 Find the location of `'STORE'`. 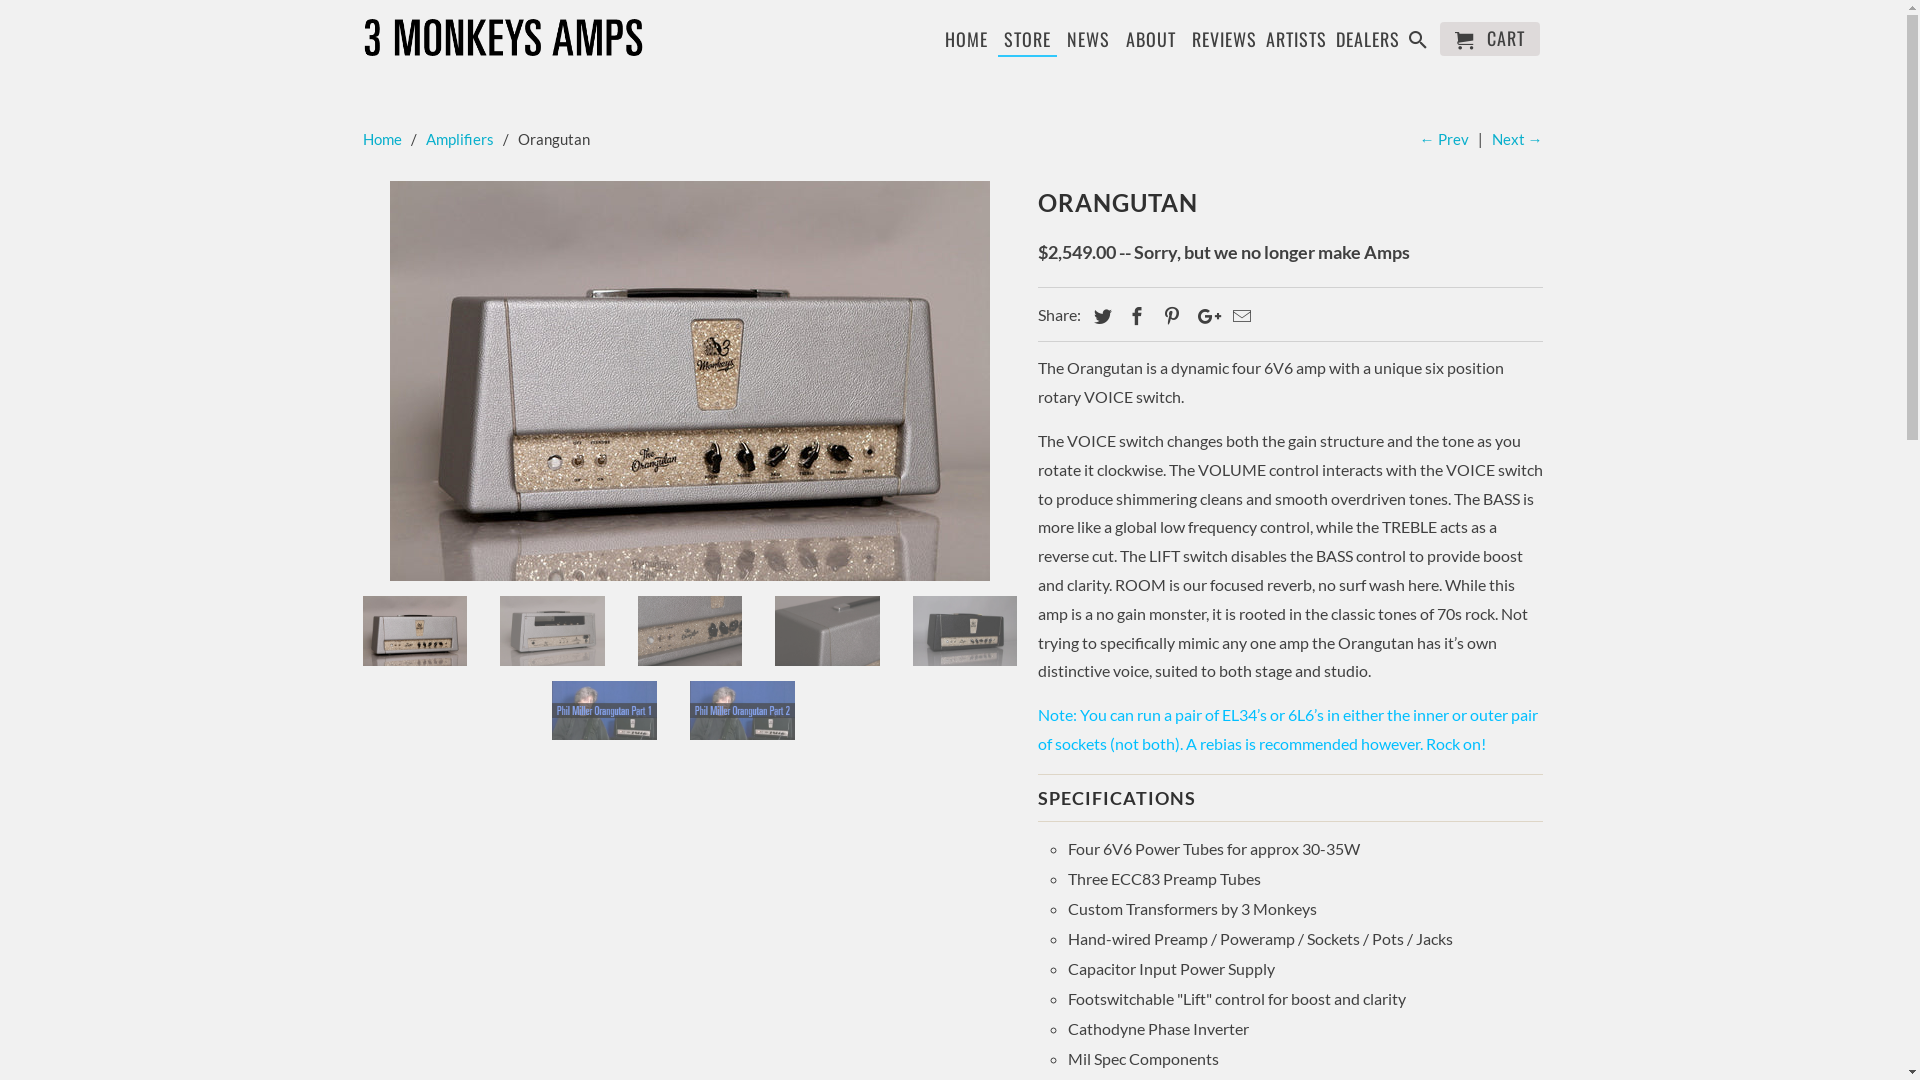

'STORE' is located at coordinates (1027, 37).